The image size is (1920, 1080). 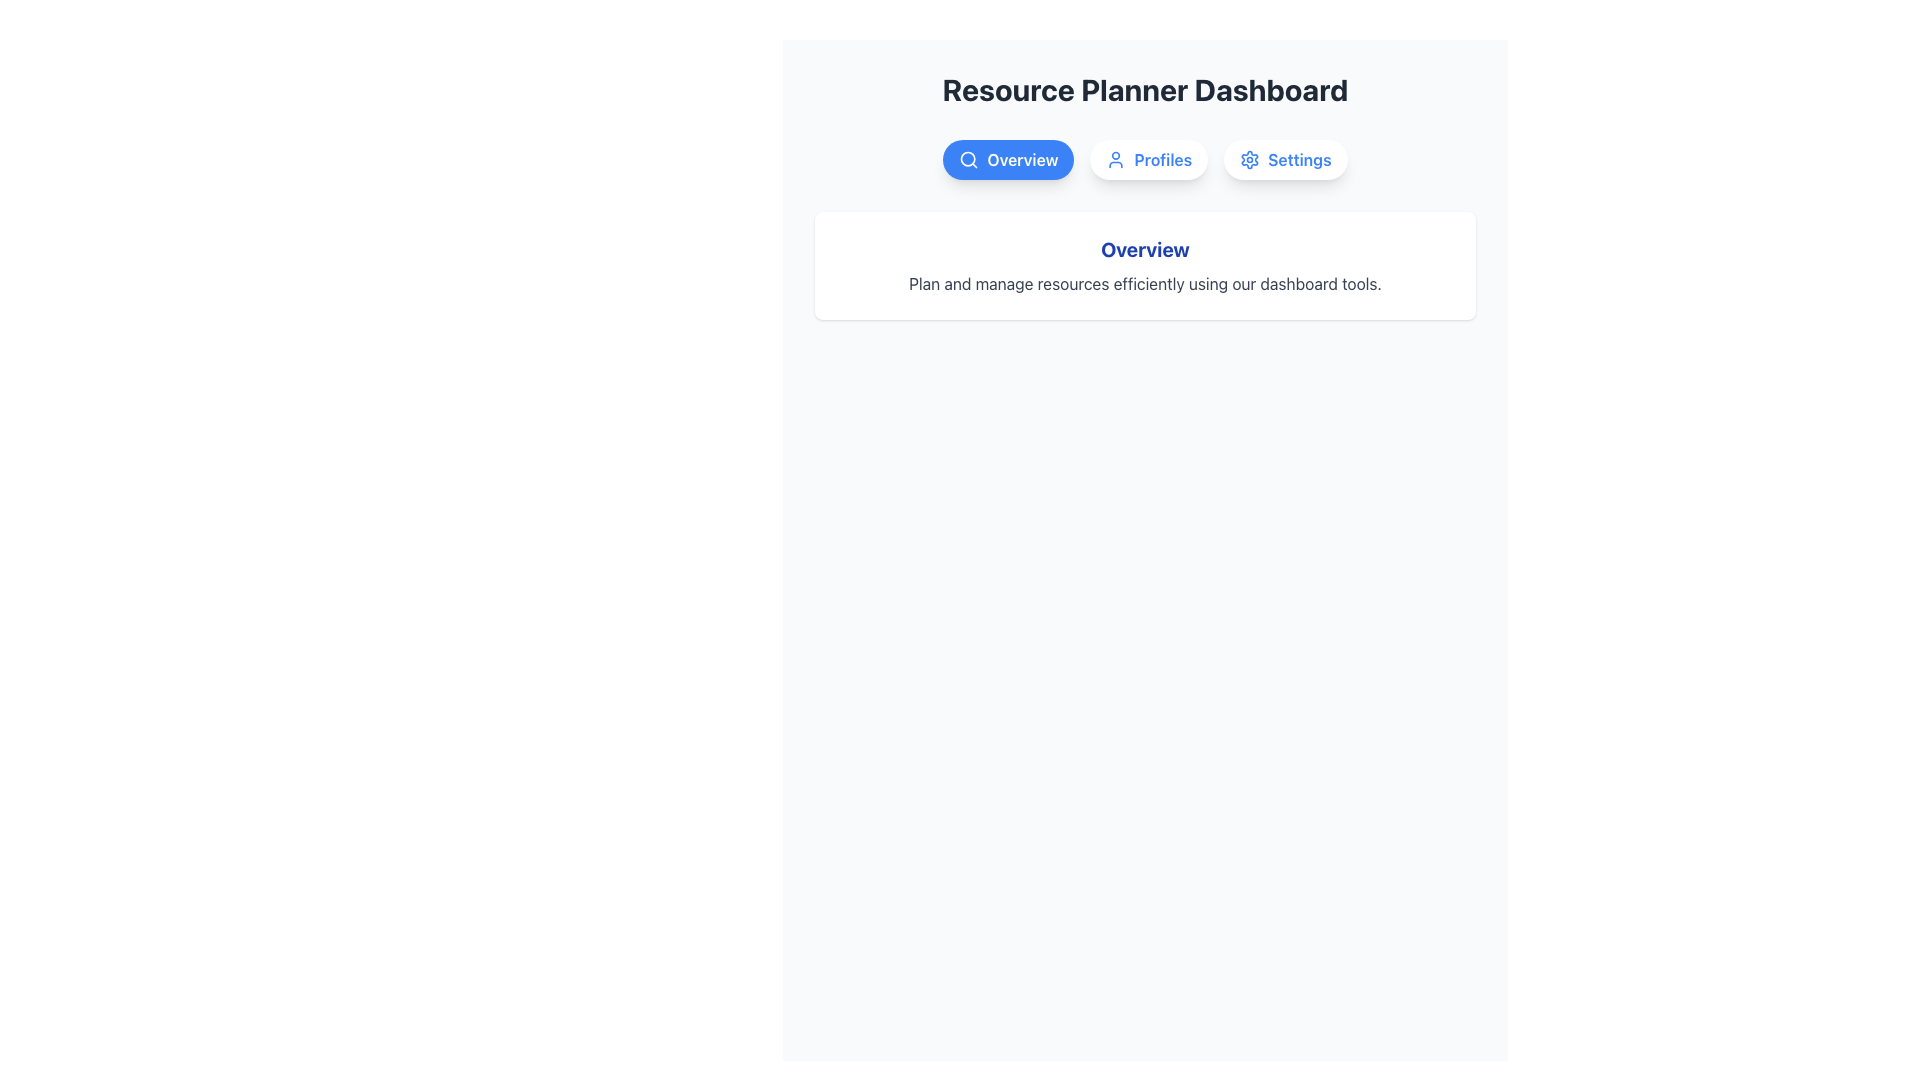 I want to click on the 'Profiles' navigation button, which is a horizontally-aligned button with blue text and a user icon, so click(x=1145, y=158).